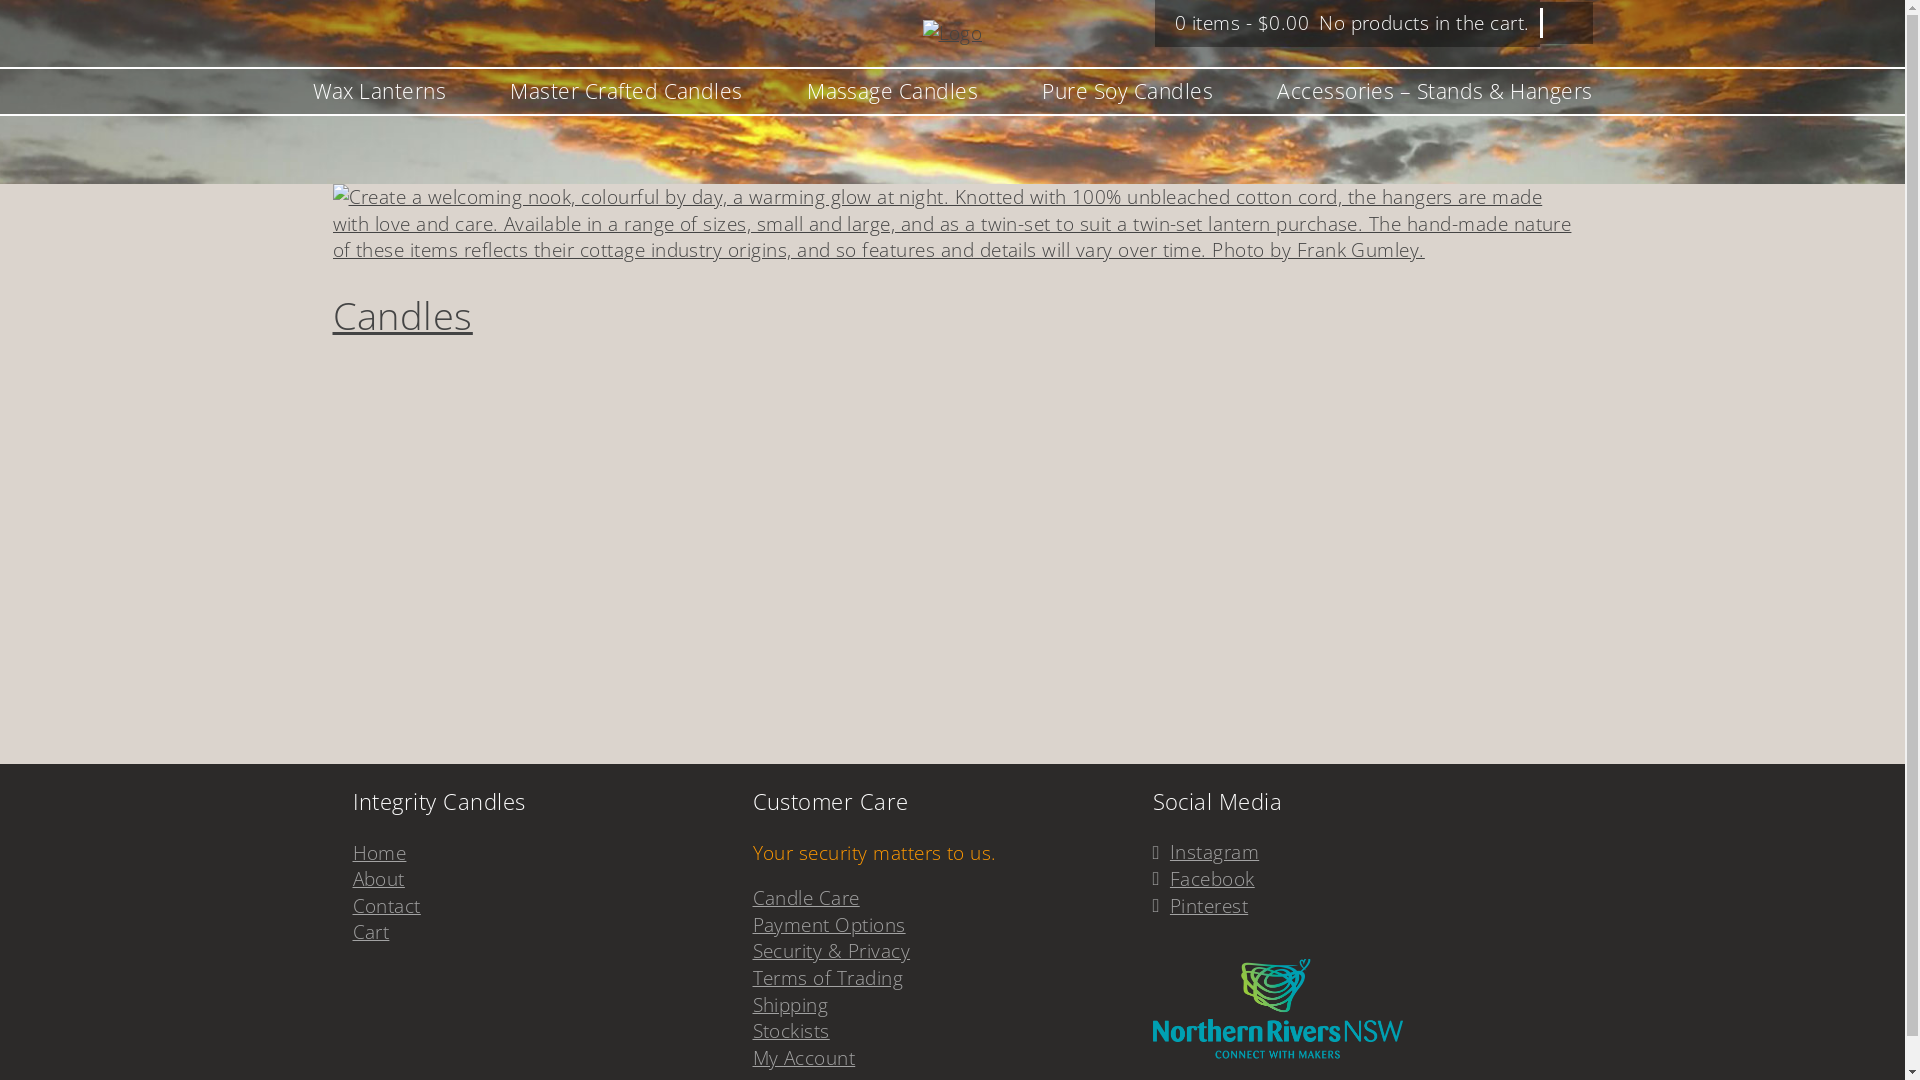 The image size is (1920, 1080). I want to click on 'Home', so click(379, 852).